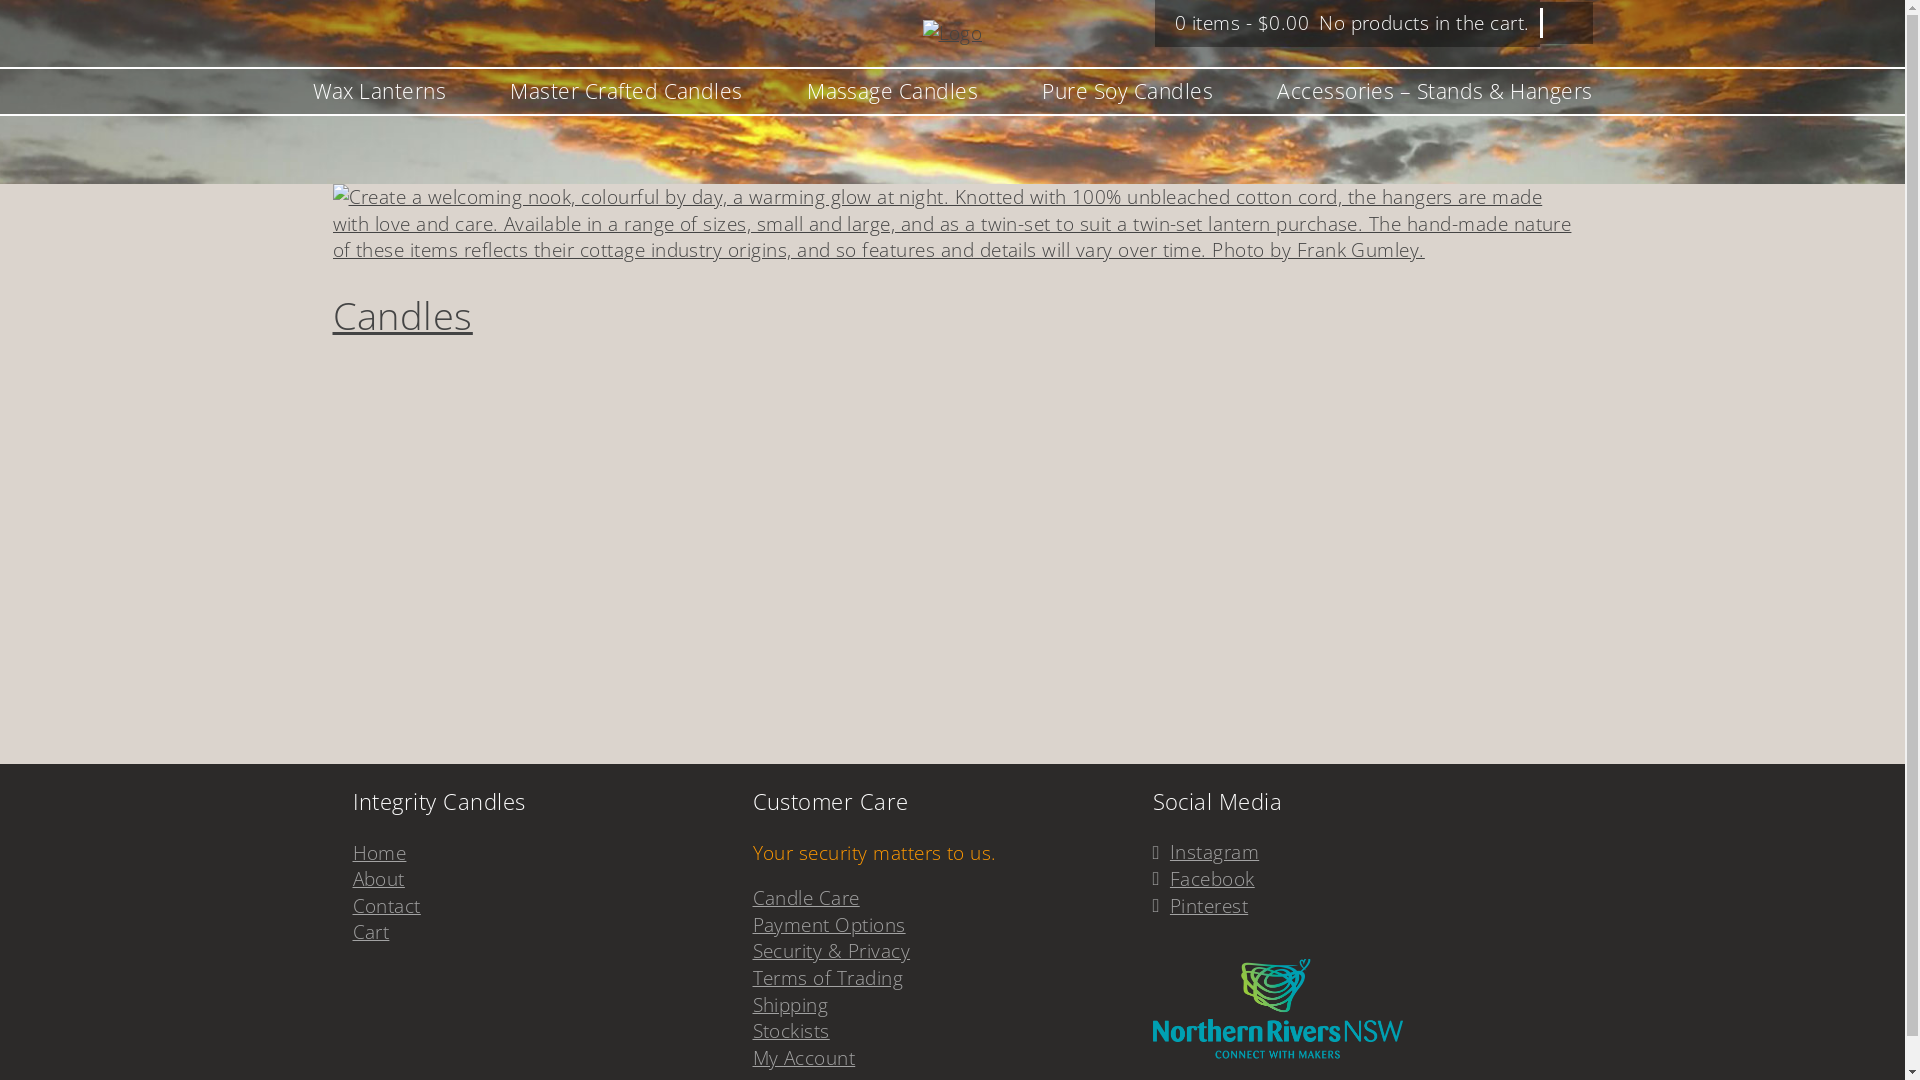 The image size is (1920, 1080). I want to click on 'Home', so click(379, 852).